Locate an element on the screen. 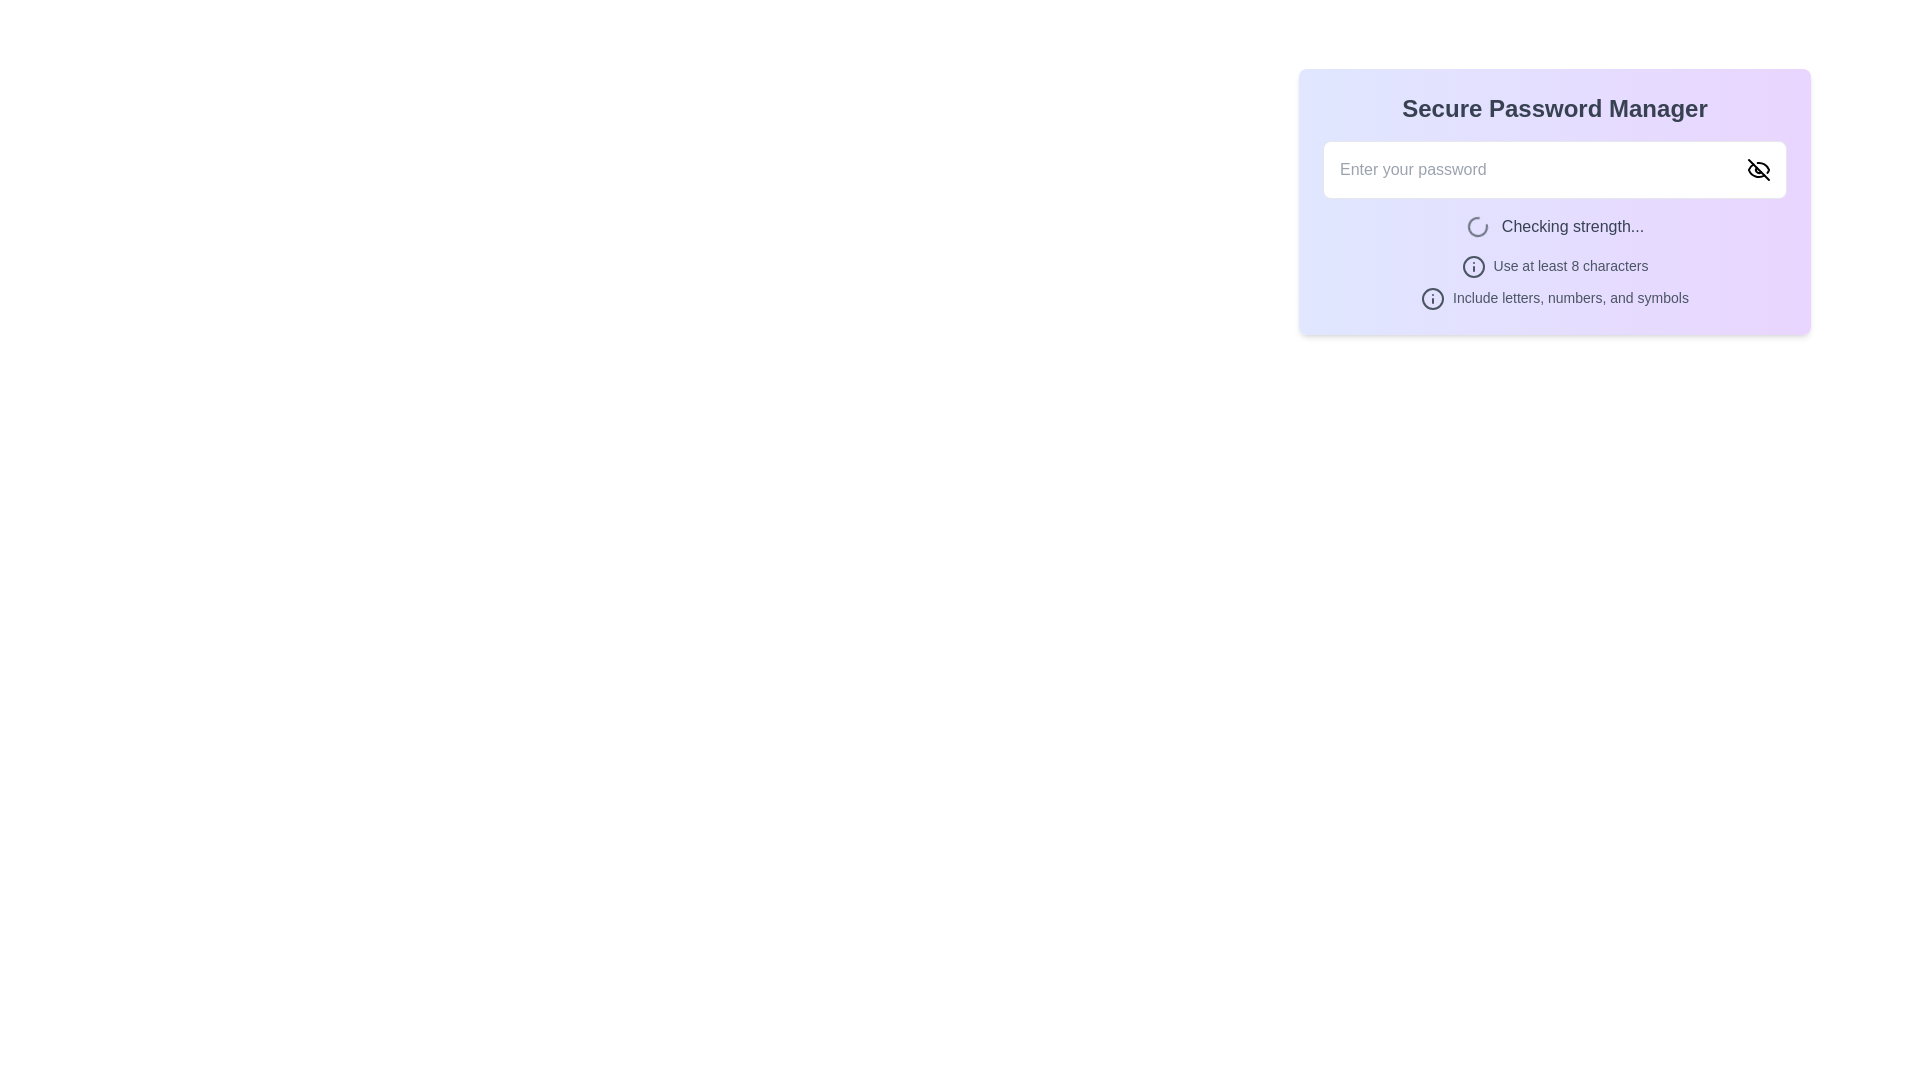 This screenshot has width=1920, height=1080. the spinning loader SVG graphic that indicates an ongoing password strength checking process, located next to the text 'Checking strength...' is located at coordinates (1477, 226).